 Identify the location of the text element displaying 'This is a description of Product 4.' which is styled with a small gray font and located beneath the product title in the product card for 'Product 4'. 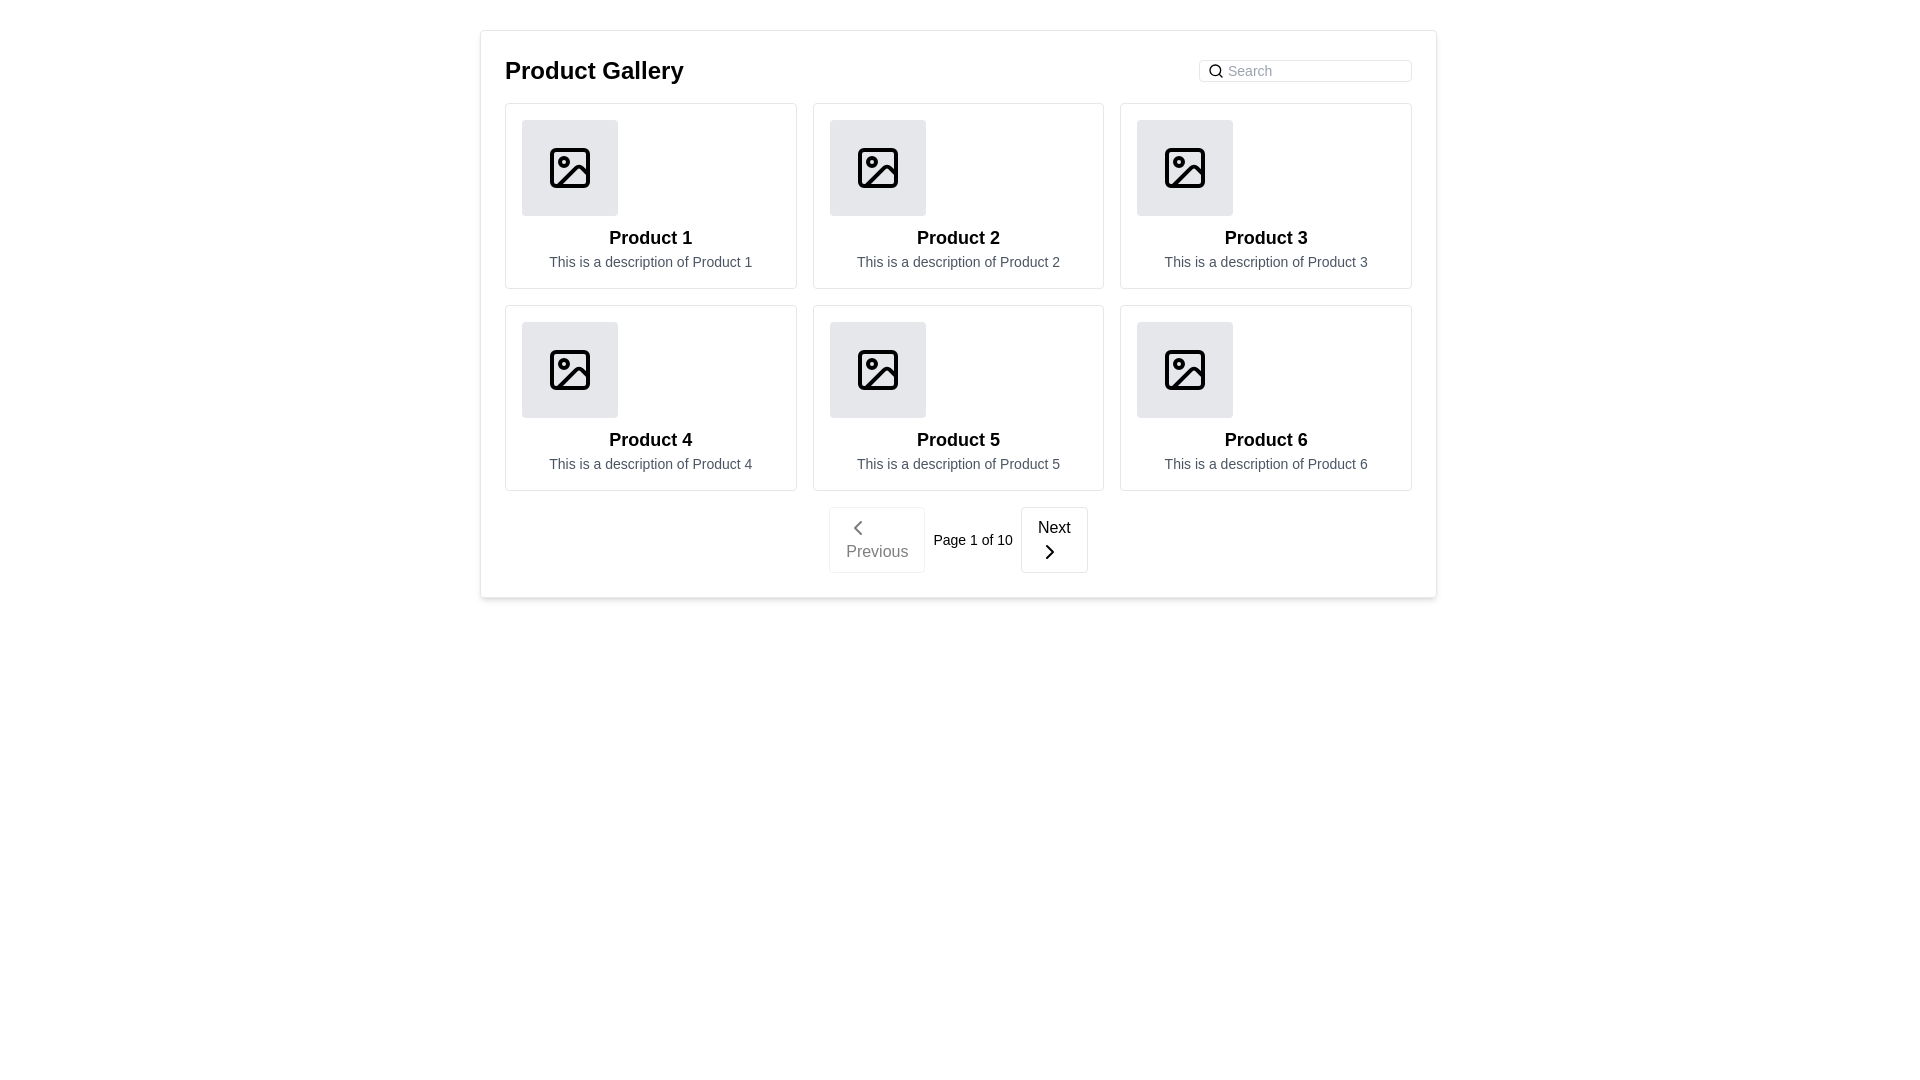
(650, 463).